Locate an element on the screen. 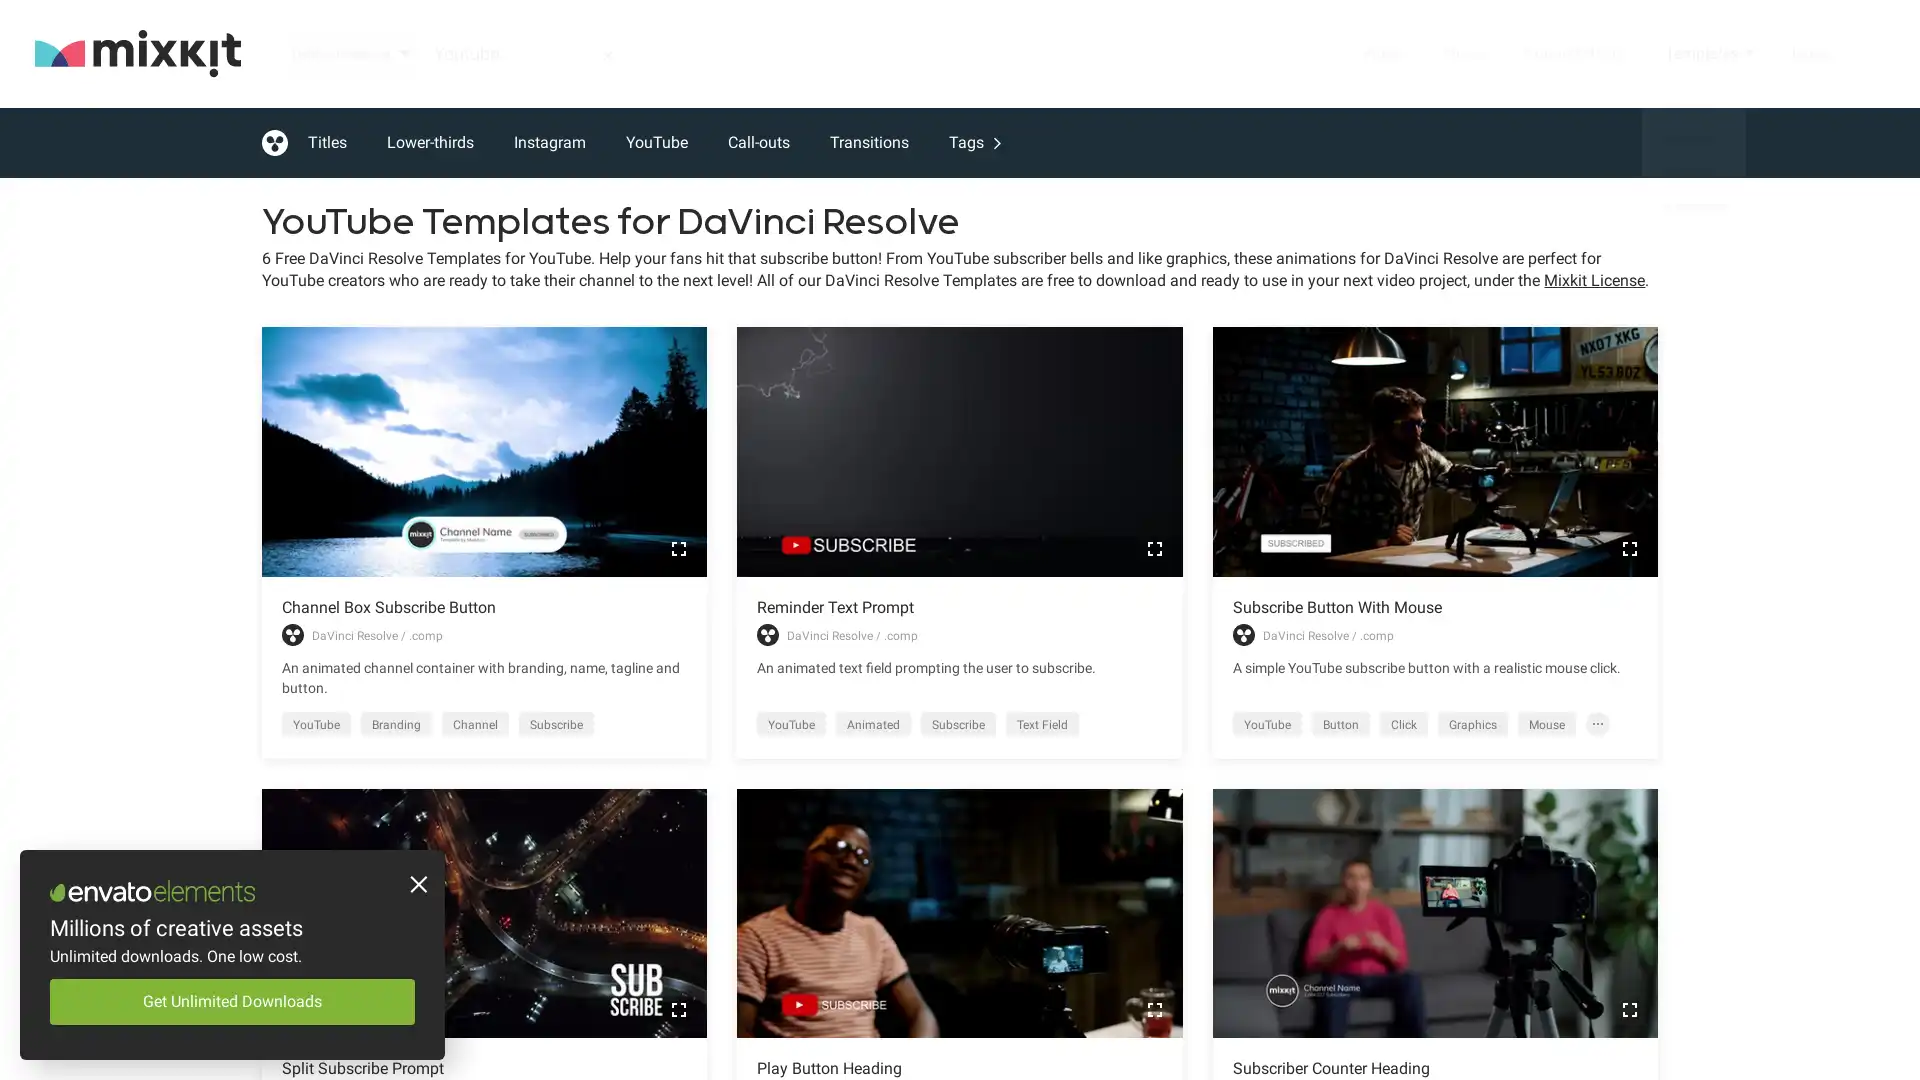 The image size is (1920, 1080). View Fullscreen is located at coordinates (1153, 547).